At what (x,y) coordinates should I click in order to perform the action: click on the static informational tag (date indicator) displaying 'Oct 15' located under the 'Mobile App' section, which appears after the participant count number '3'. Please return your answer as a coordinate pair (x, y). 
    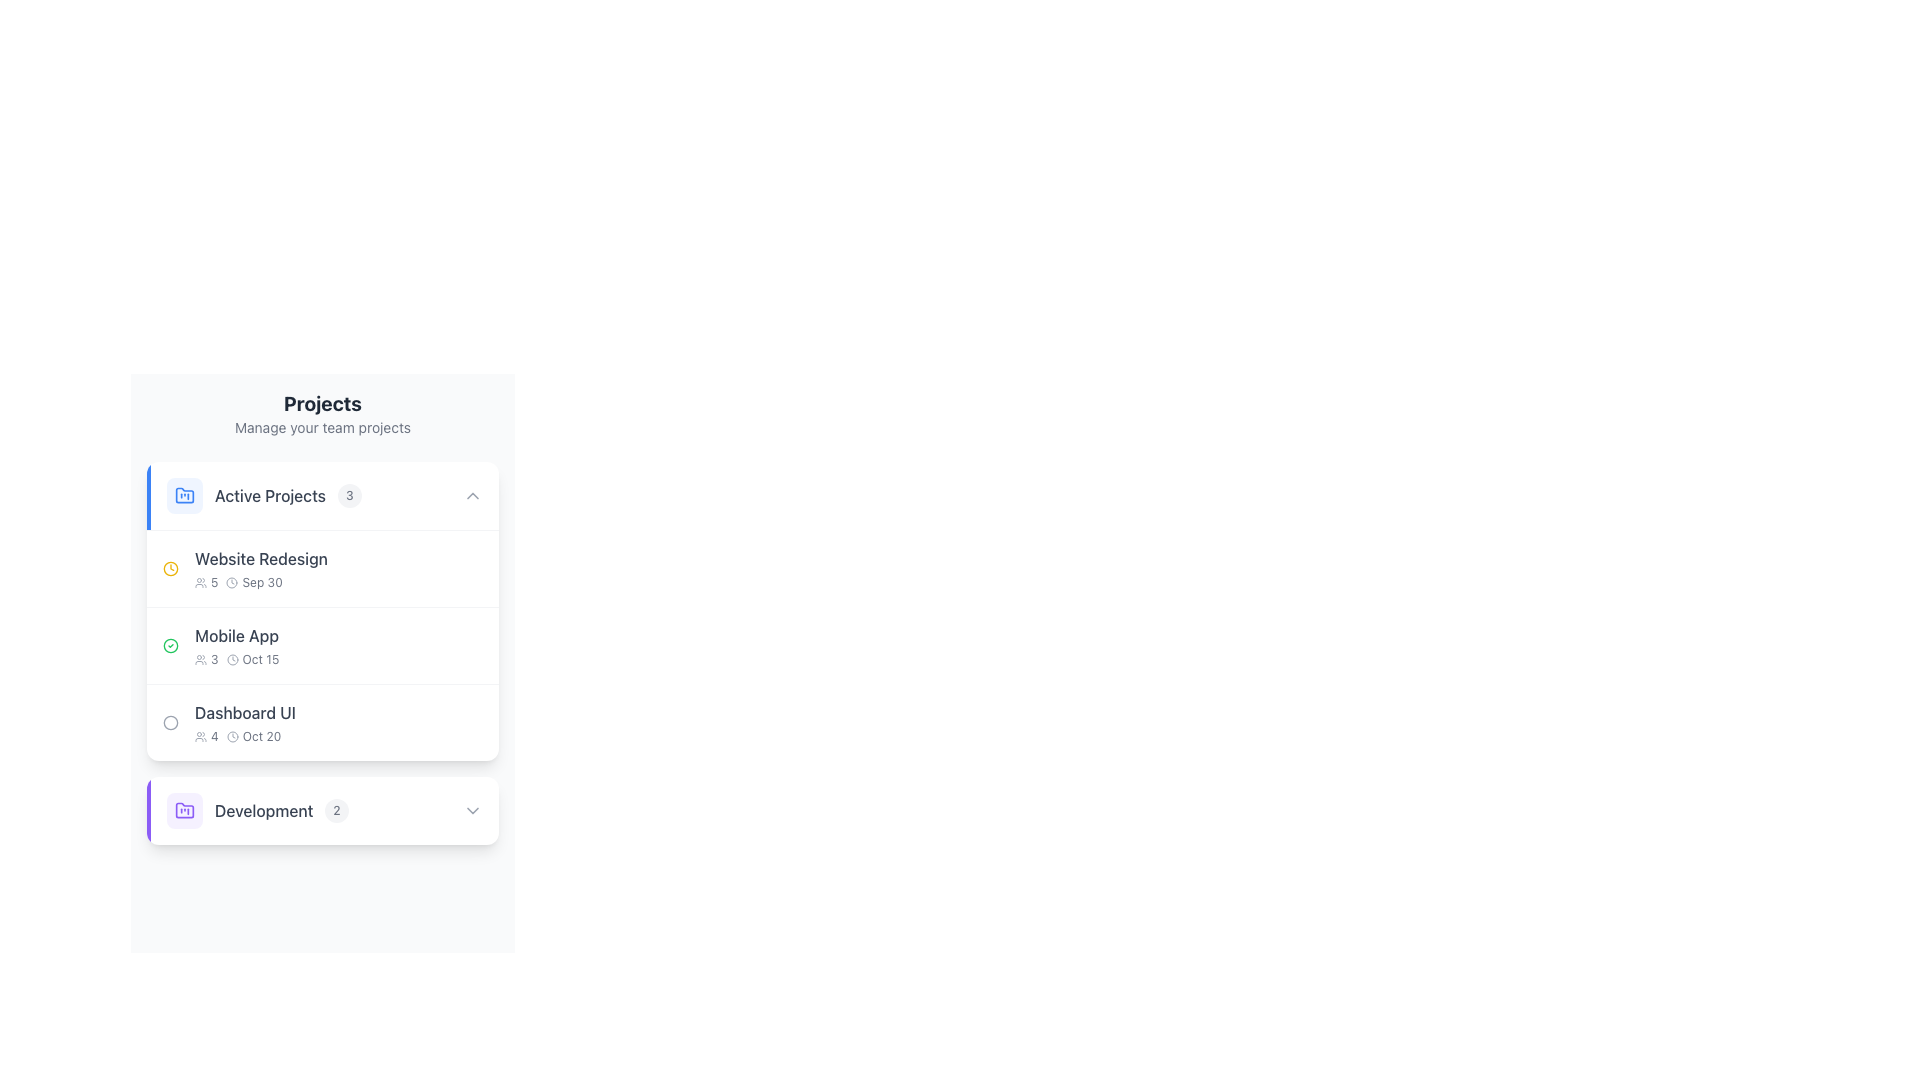
    Looking at the image, I should click on (251, 659).